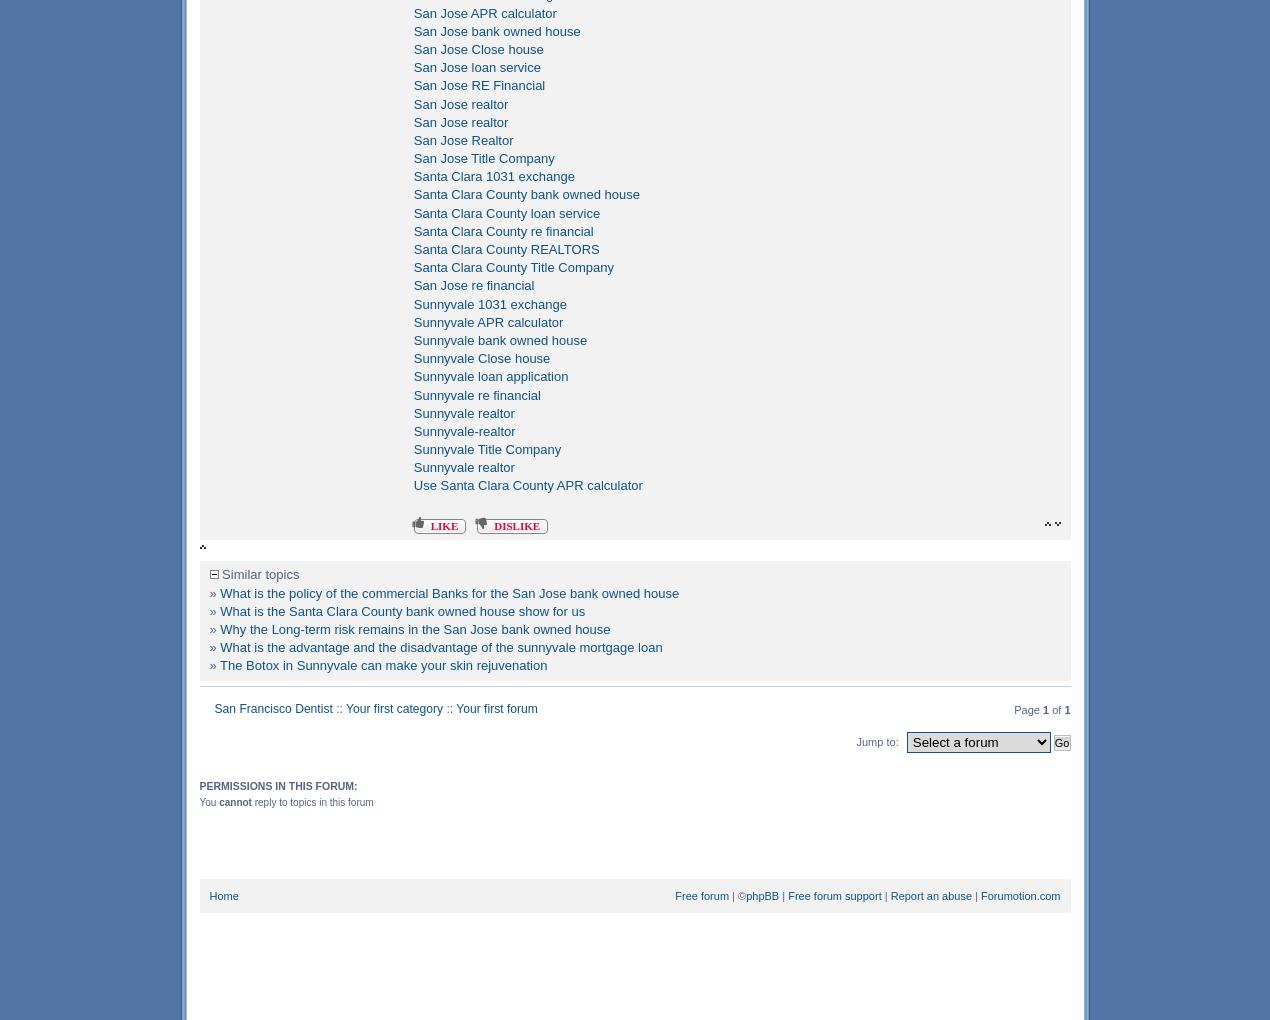 The height and width of the screenshot is (1020, 1270). I want to click on 'Santa Clara County loan service', so click(506, 211).